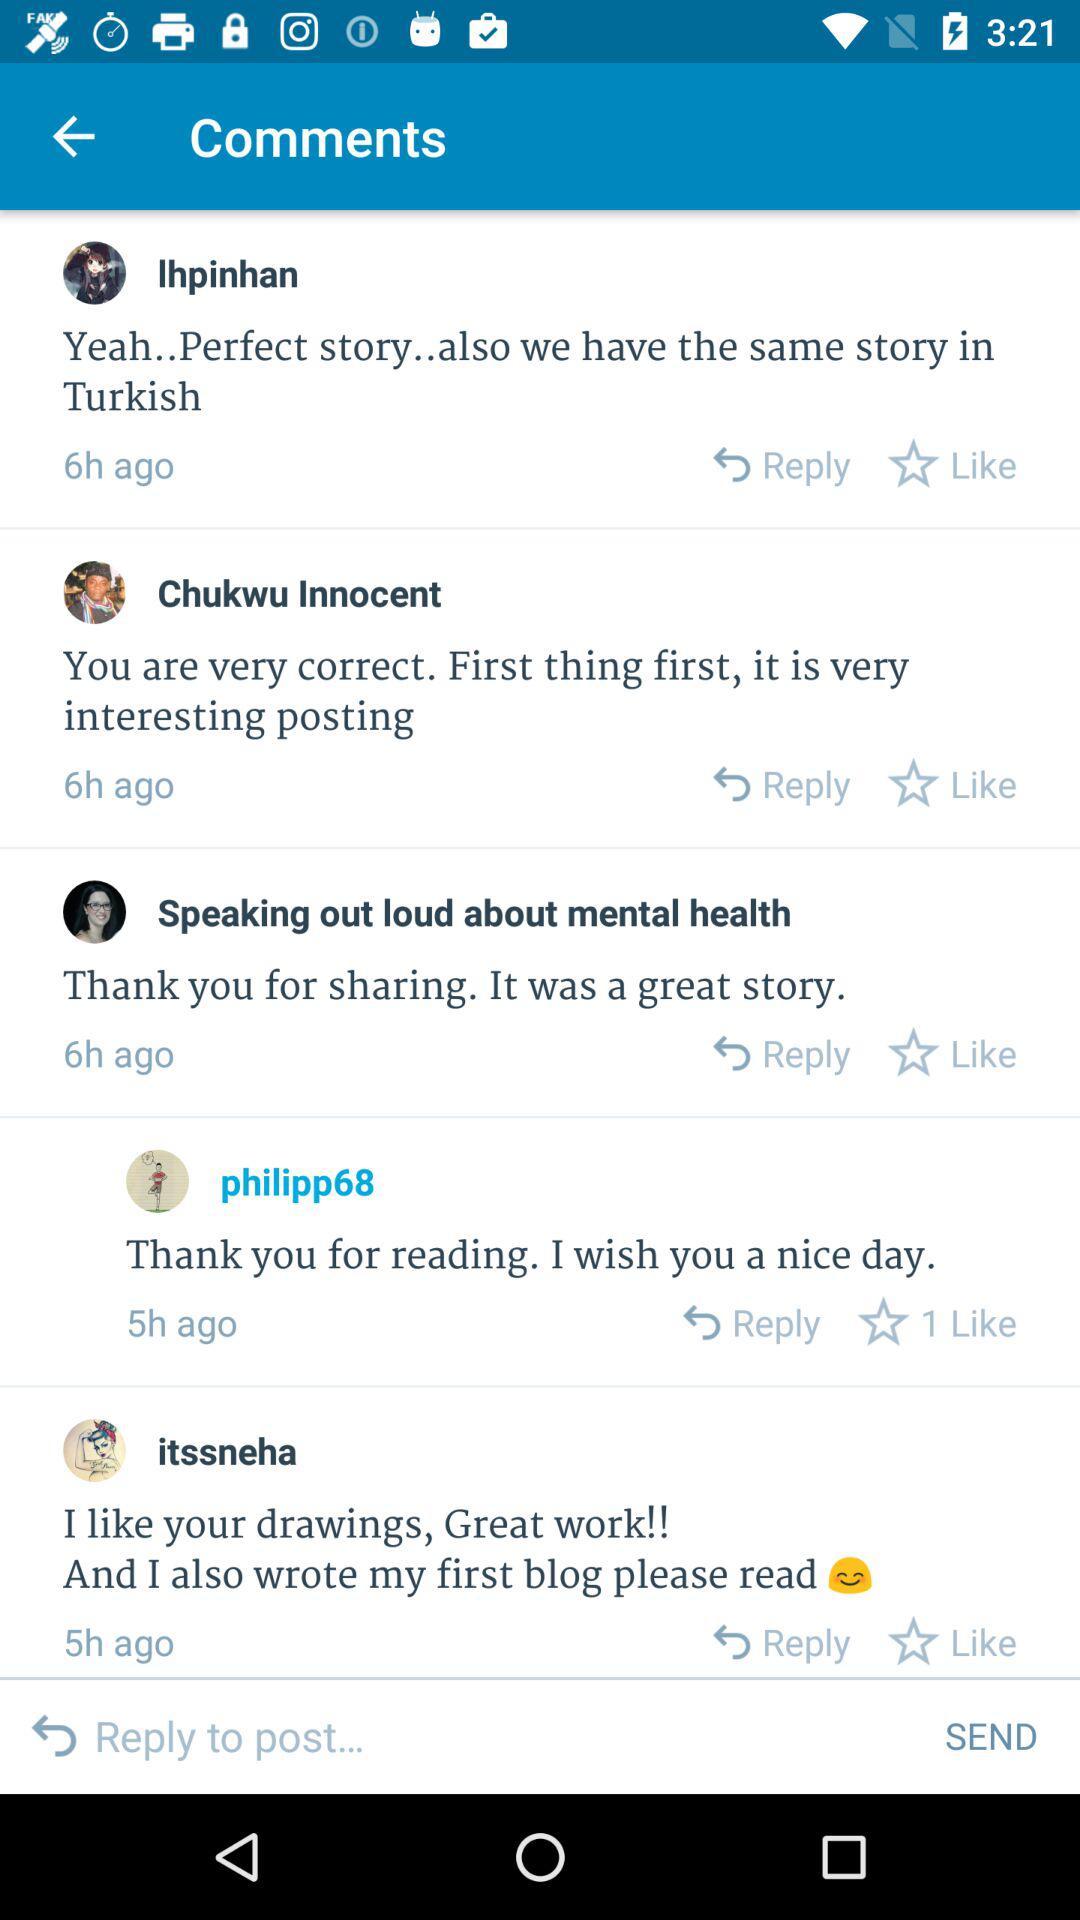  Describe the element at coordinates (730, 463) in the screenshot. I see `reply` at that location.